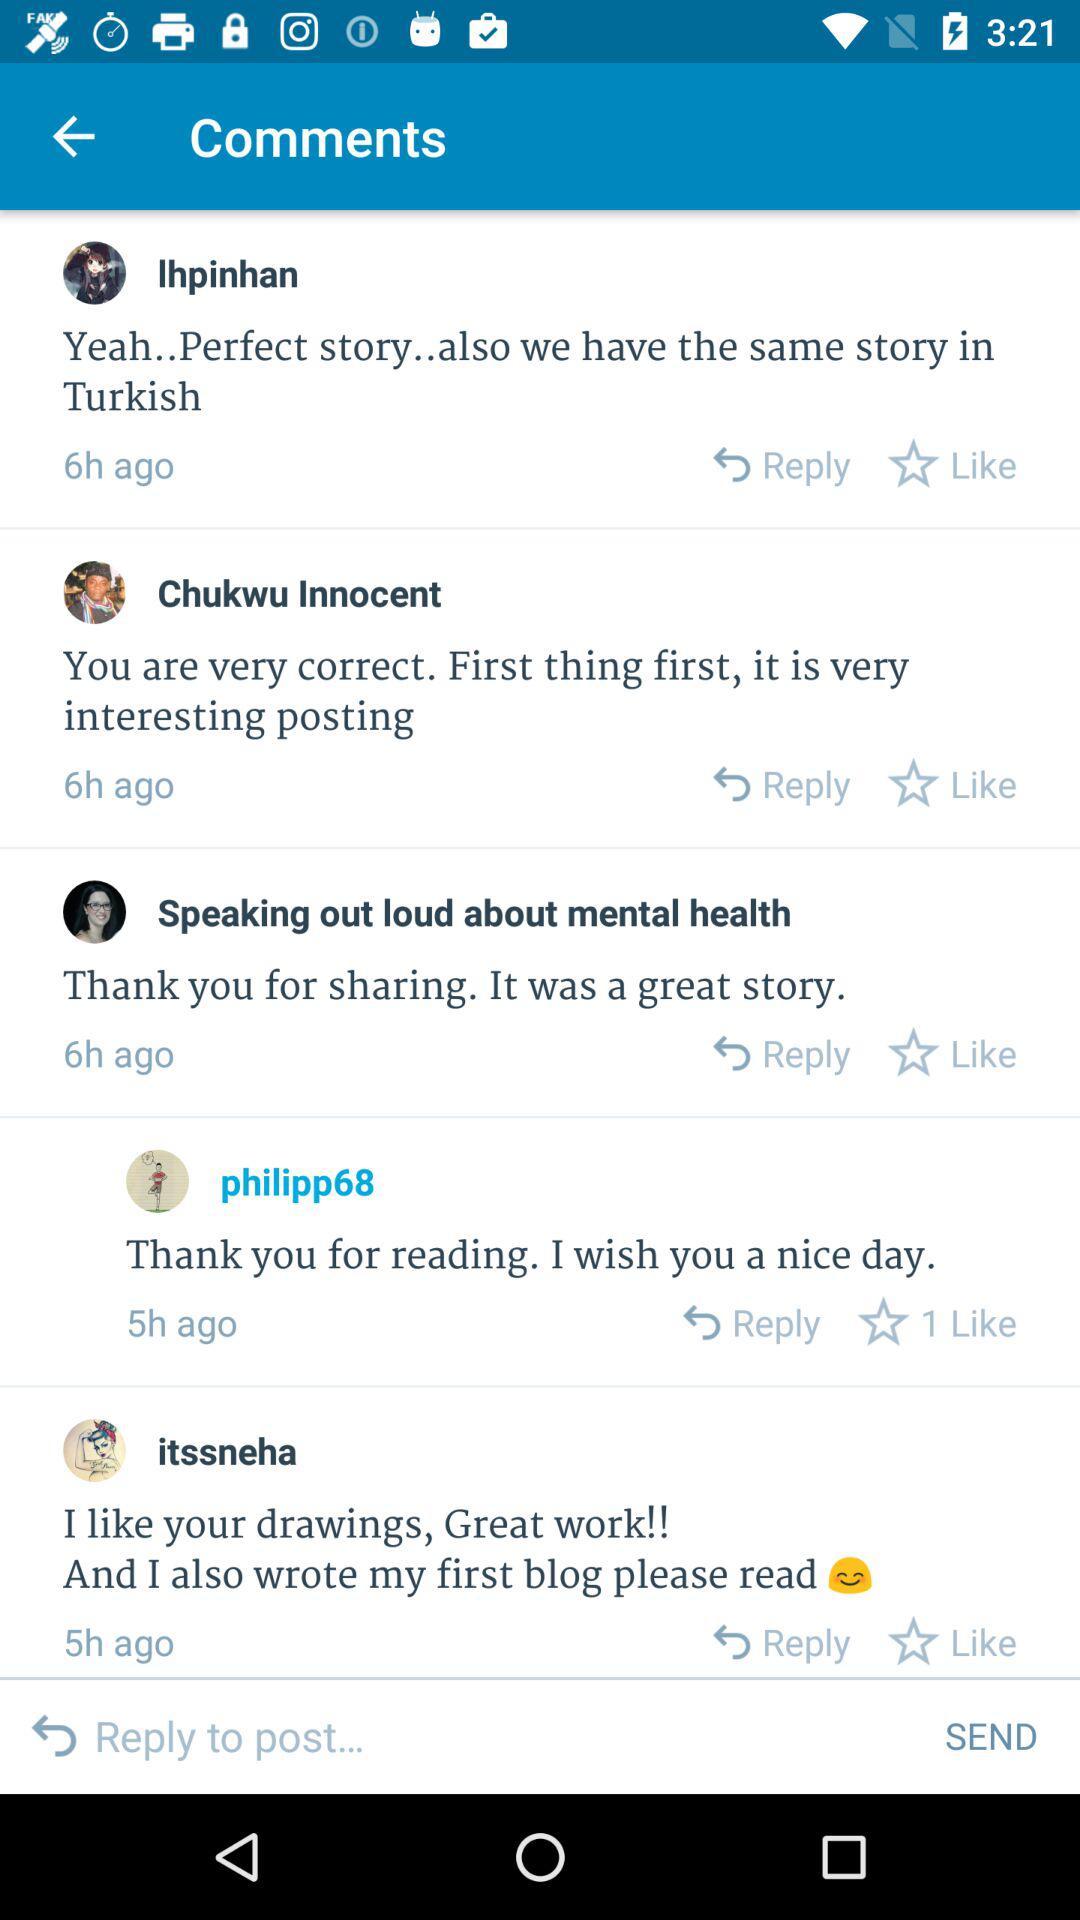  Describe the element at coordinates (730, 463) in the screenshot. I see `reply` at that location.